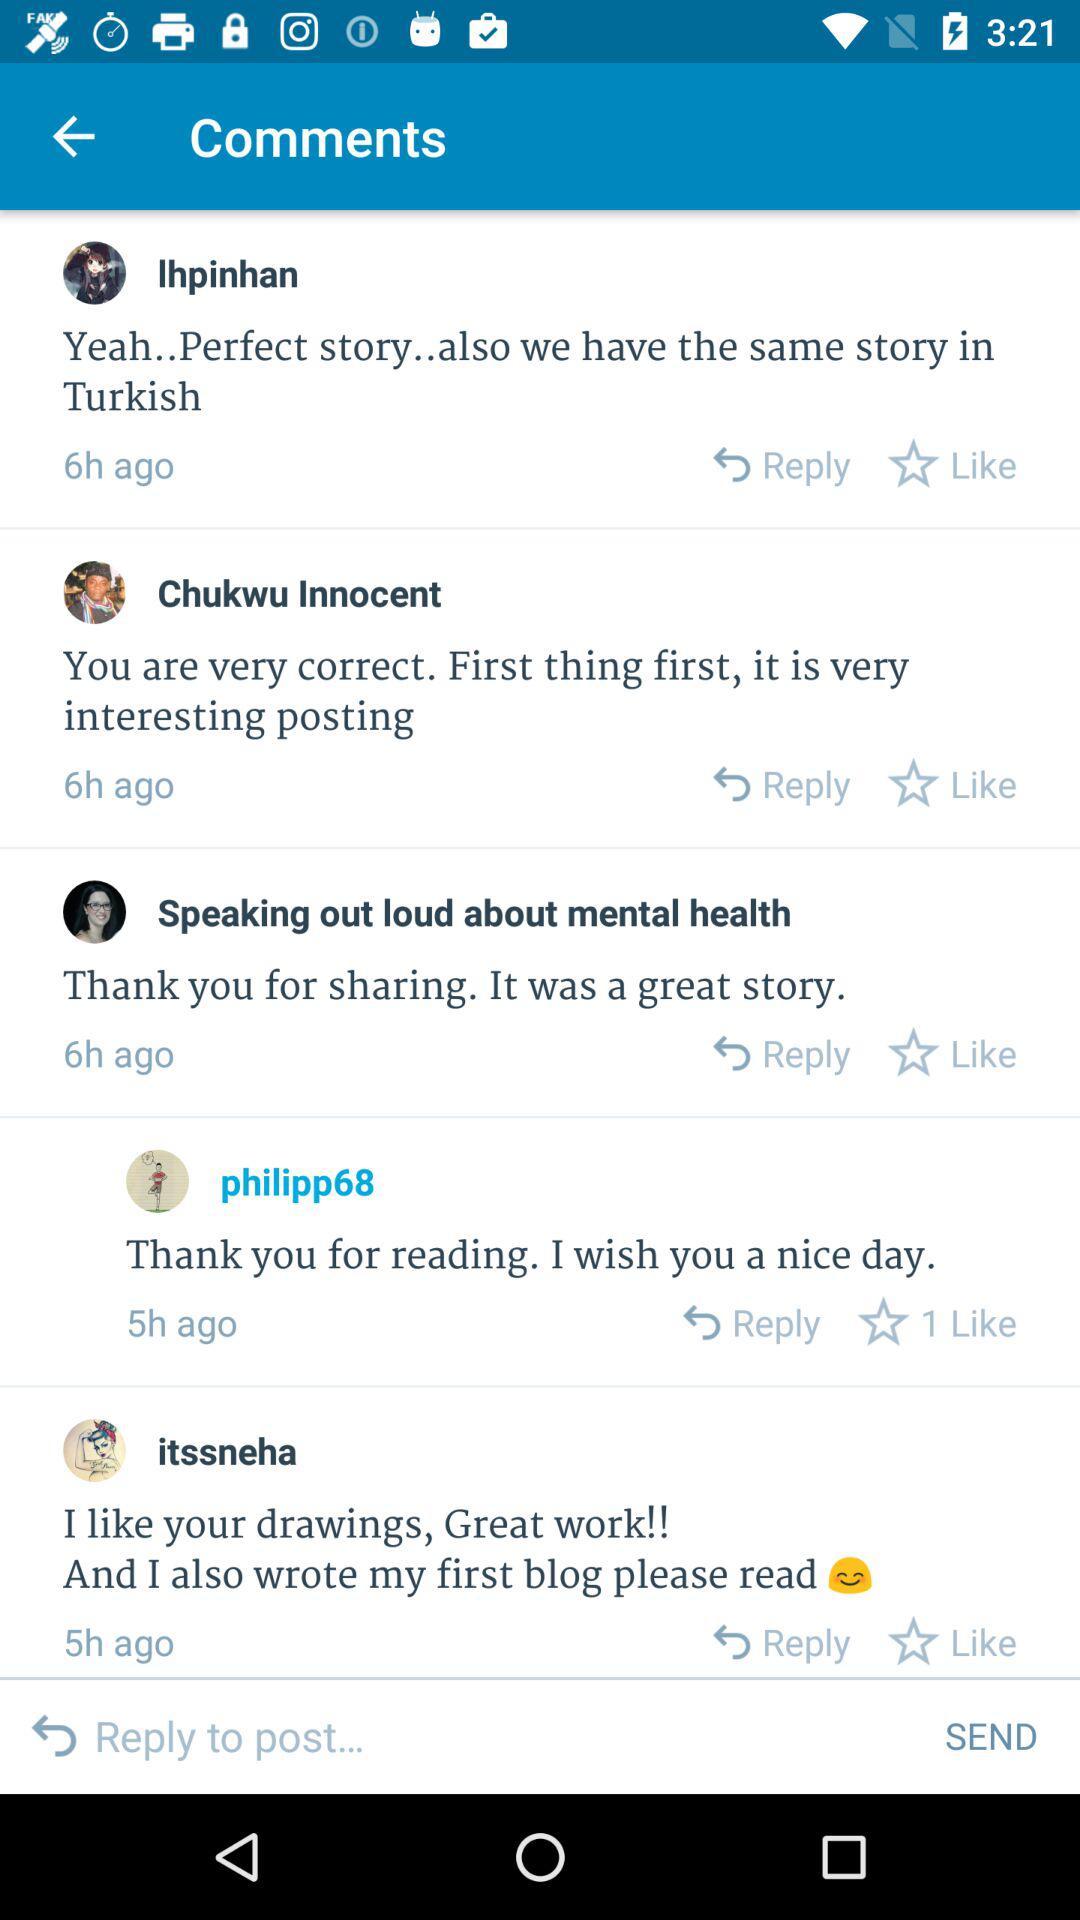  Describe the element at coordinates (730, 463) in the screenshot. I see `reply` at that location.